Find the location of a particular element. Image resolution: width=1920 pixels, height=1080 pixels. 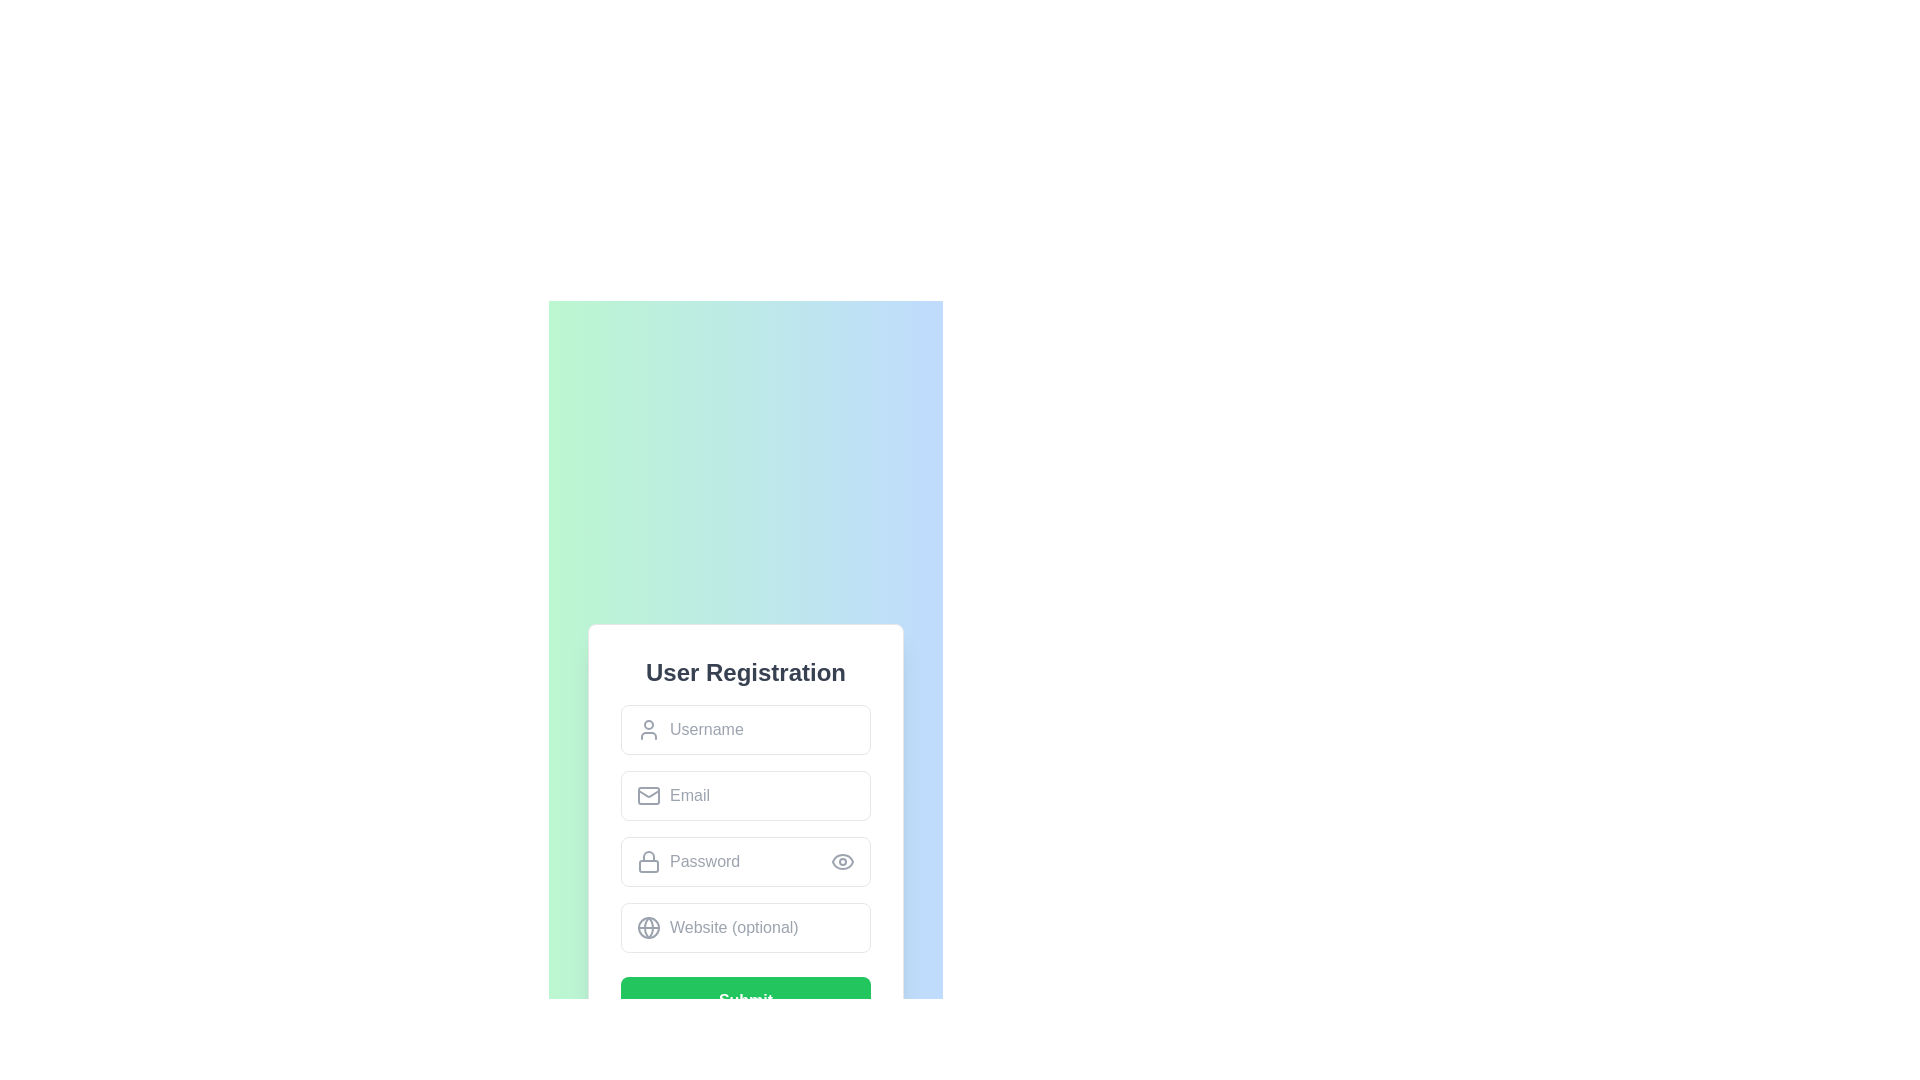

the rectangular green 'Submit' button with white text at the bottom of the user registration form is located at coordinates (744, 1001).